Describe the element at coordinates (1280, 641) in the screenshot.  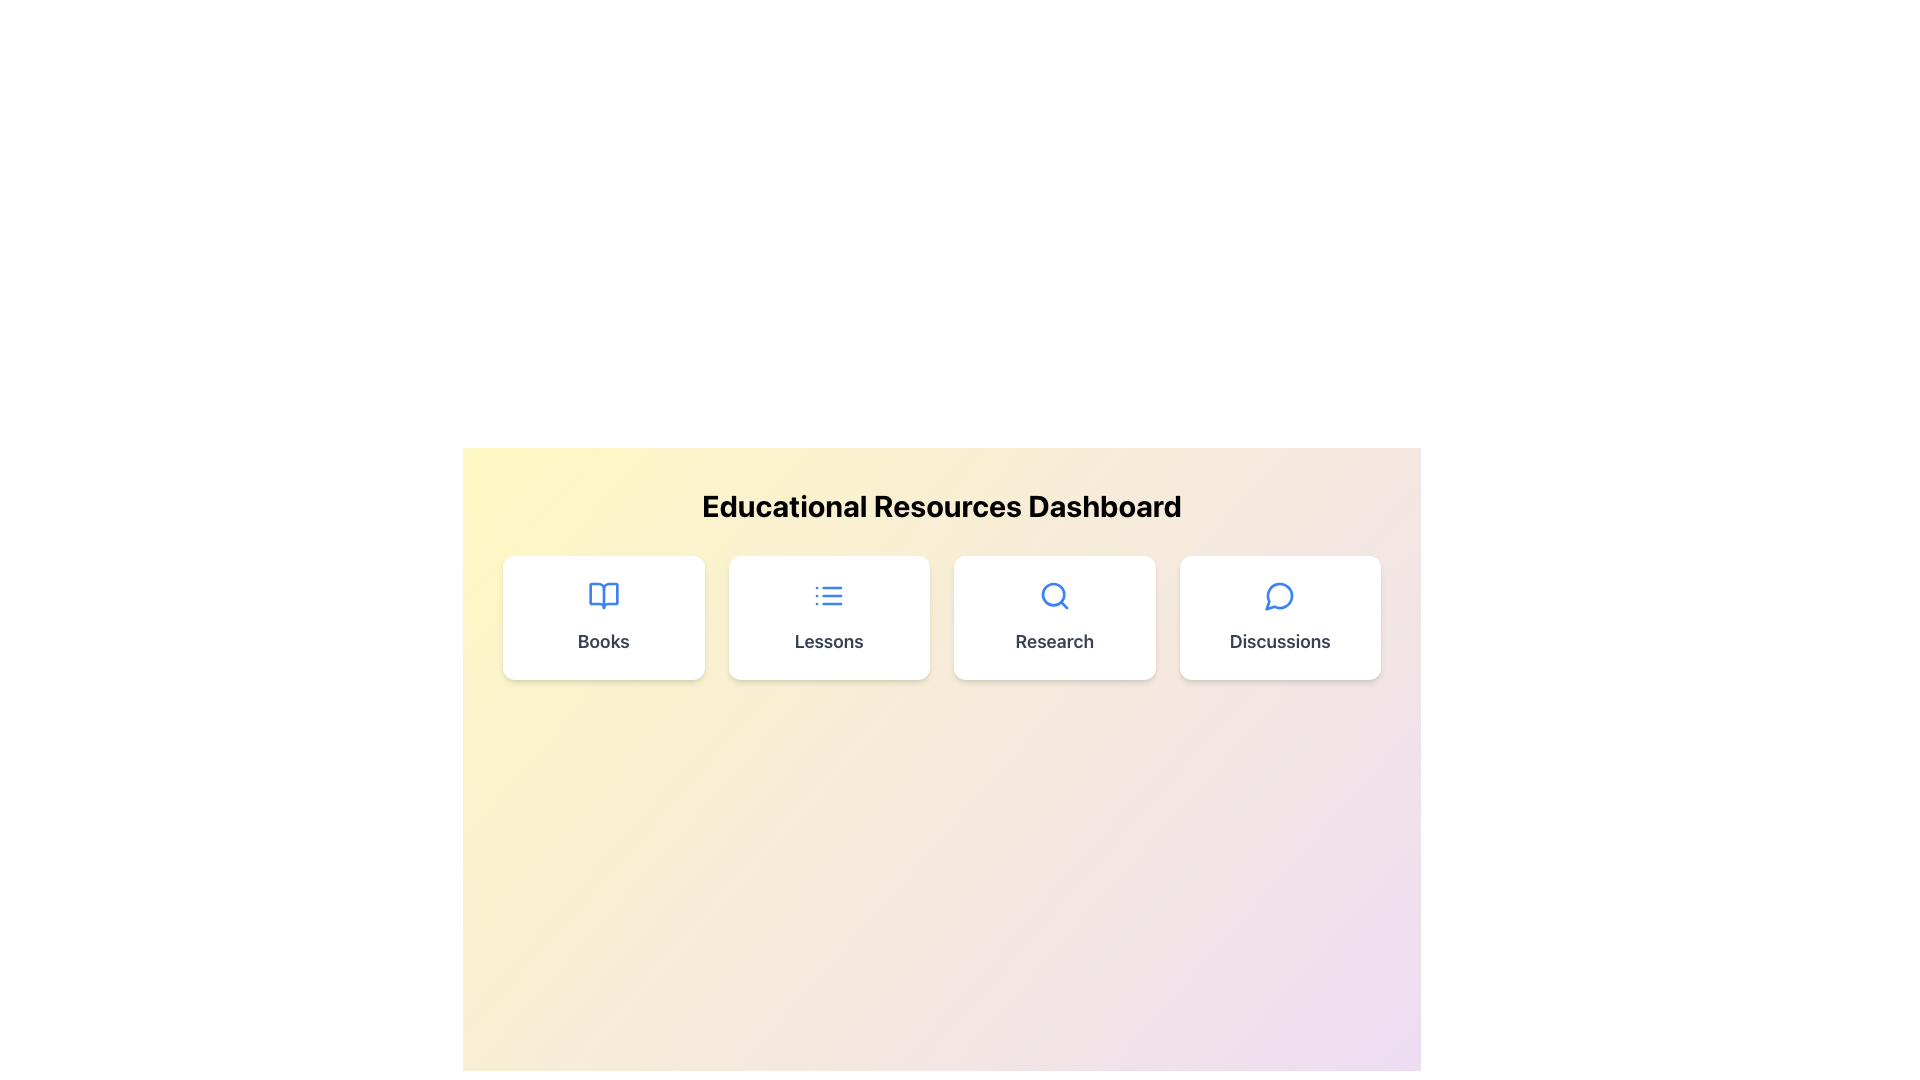
I see `the 'Discussions' label, which is positioned at the far-right of a horizontal row of cards labeled 'Books', 'Lessons', and 'Research'` at that location.